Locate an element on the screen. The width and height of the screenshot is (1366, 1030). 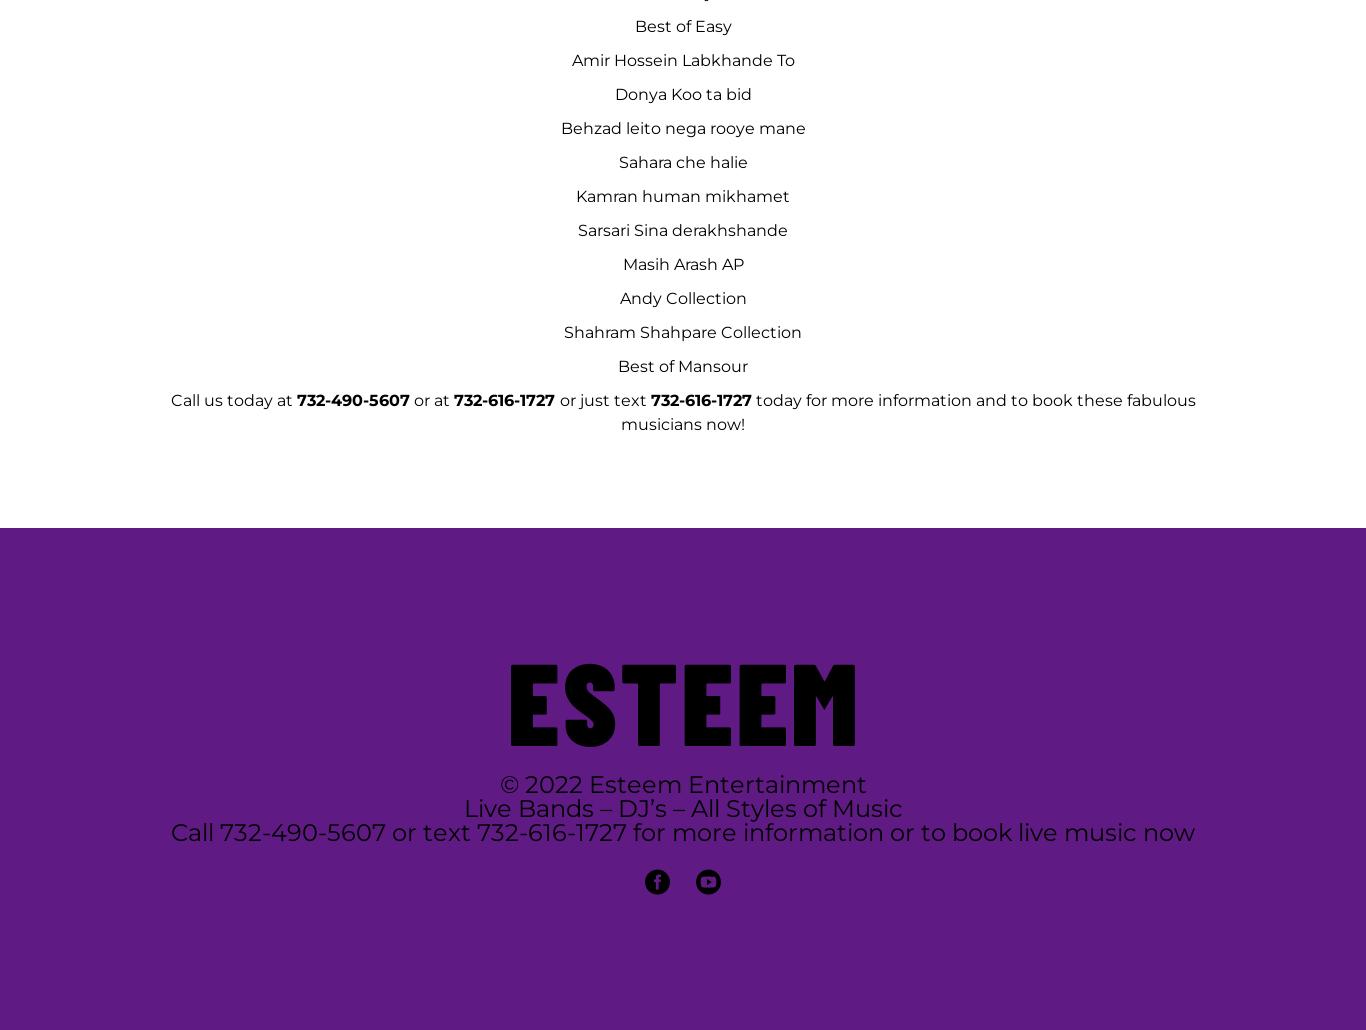
'today for more information and to book these fabulous musicians now!' is located at coordinates (906, 412).